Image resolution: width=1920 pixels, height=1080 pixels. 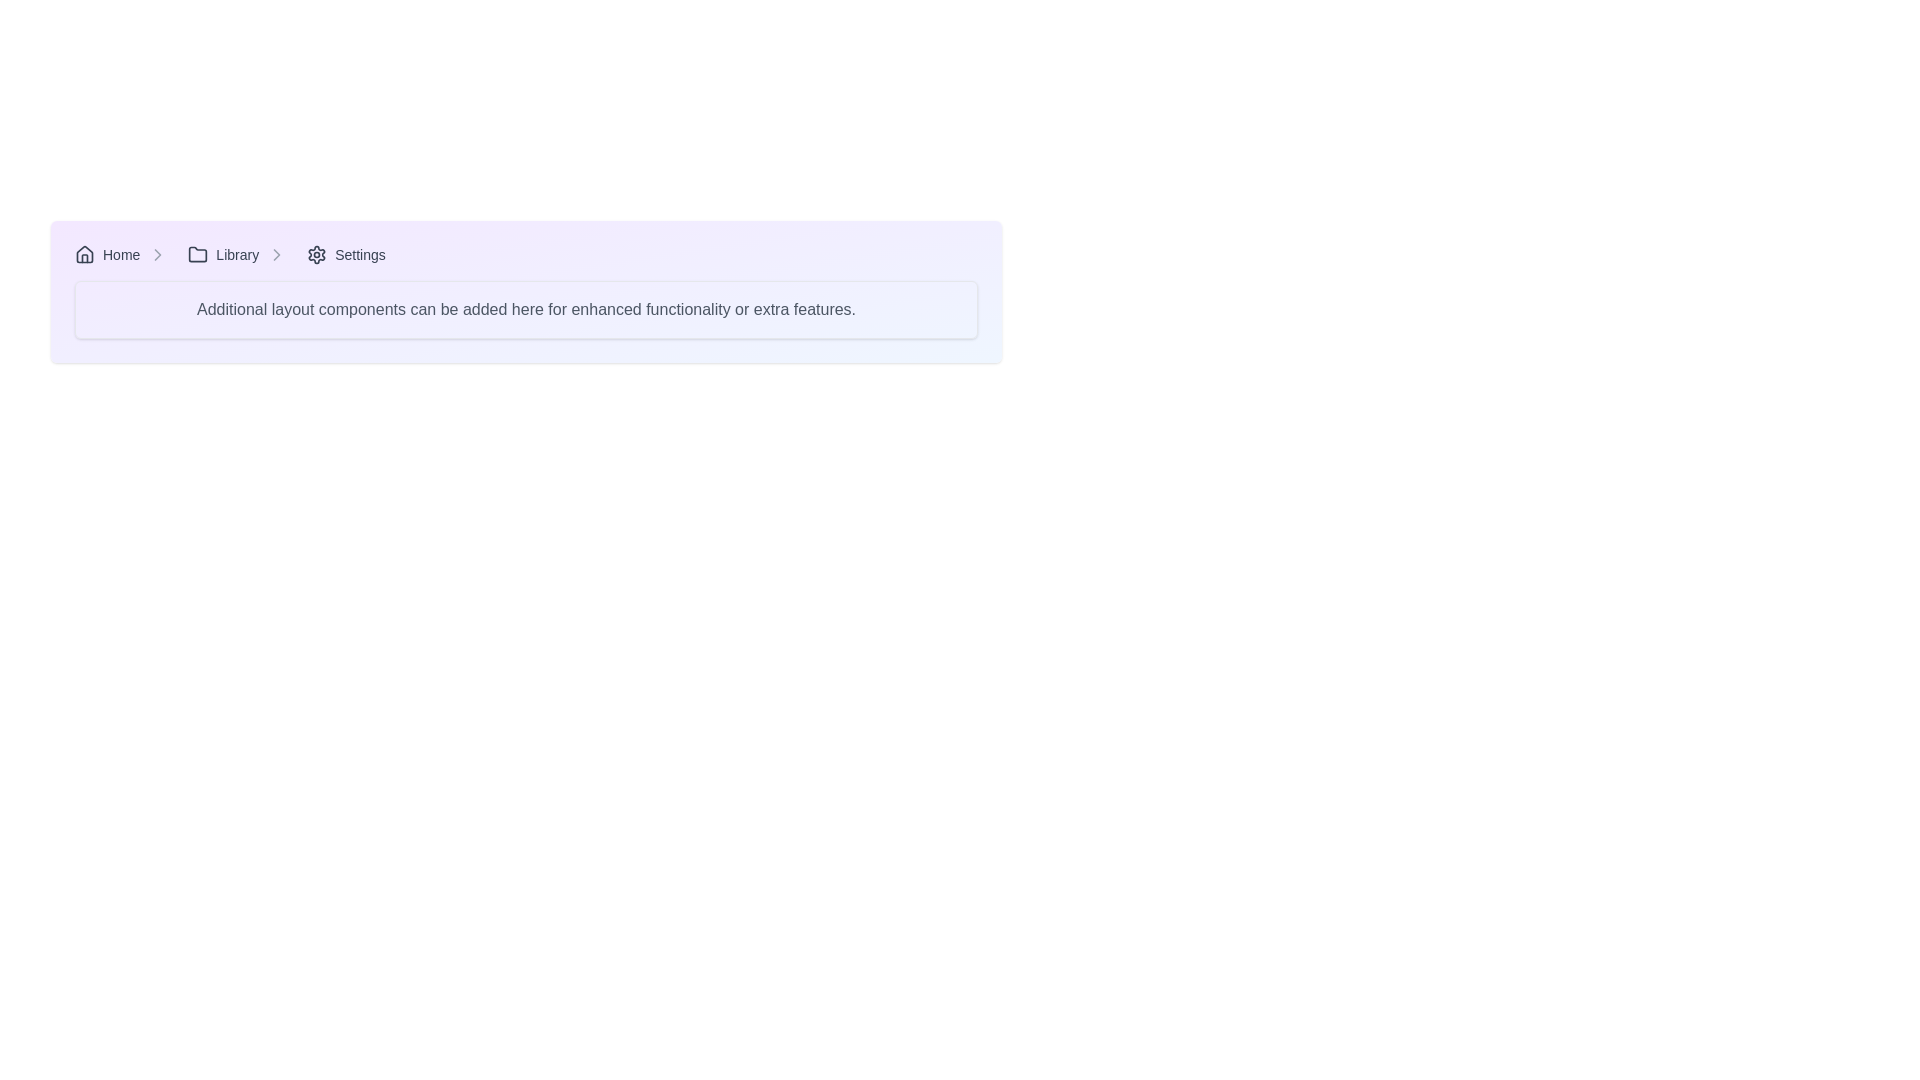 What do you see at coordinates (237, 253) in the screenshot?
I see `text label that indicates the current page location in the breadcrumb navigation component, which is the second item in the menu next to a folder icon` at bounding box center [237, 253].